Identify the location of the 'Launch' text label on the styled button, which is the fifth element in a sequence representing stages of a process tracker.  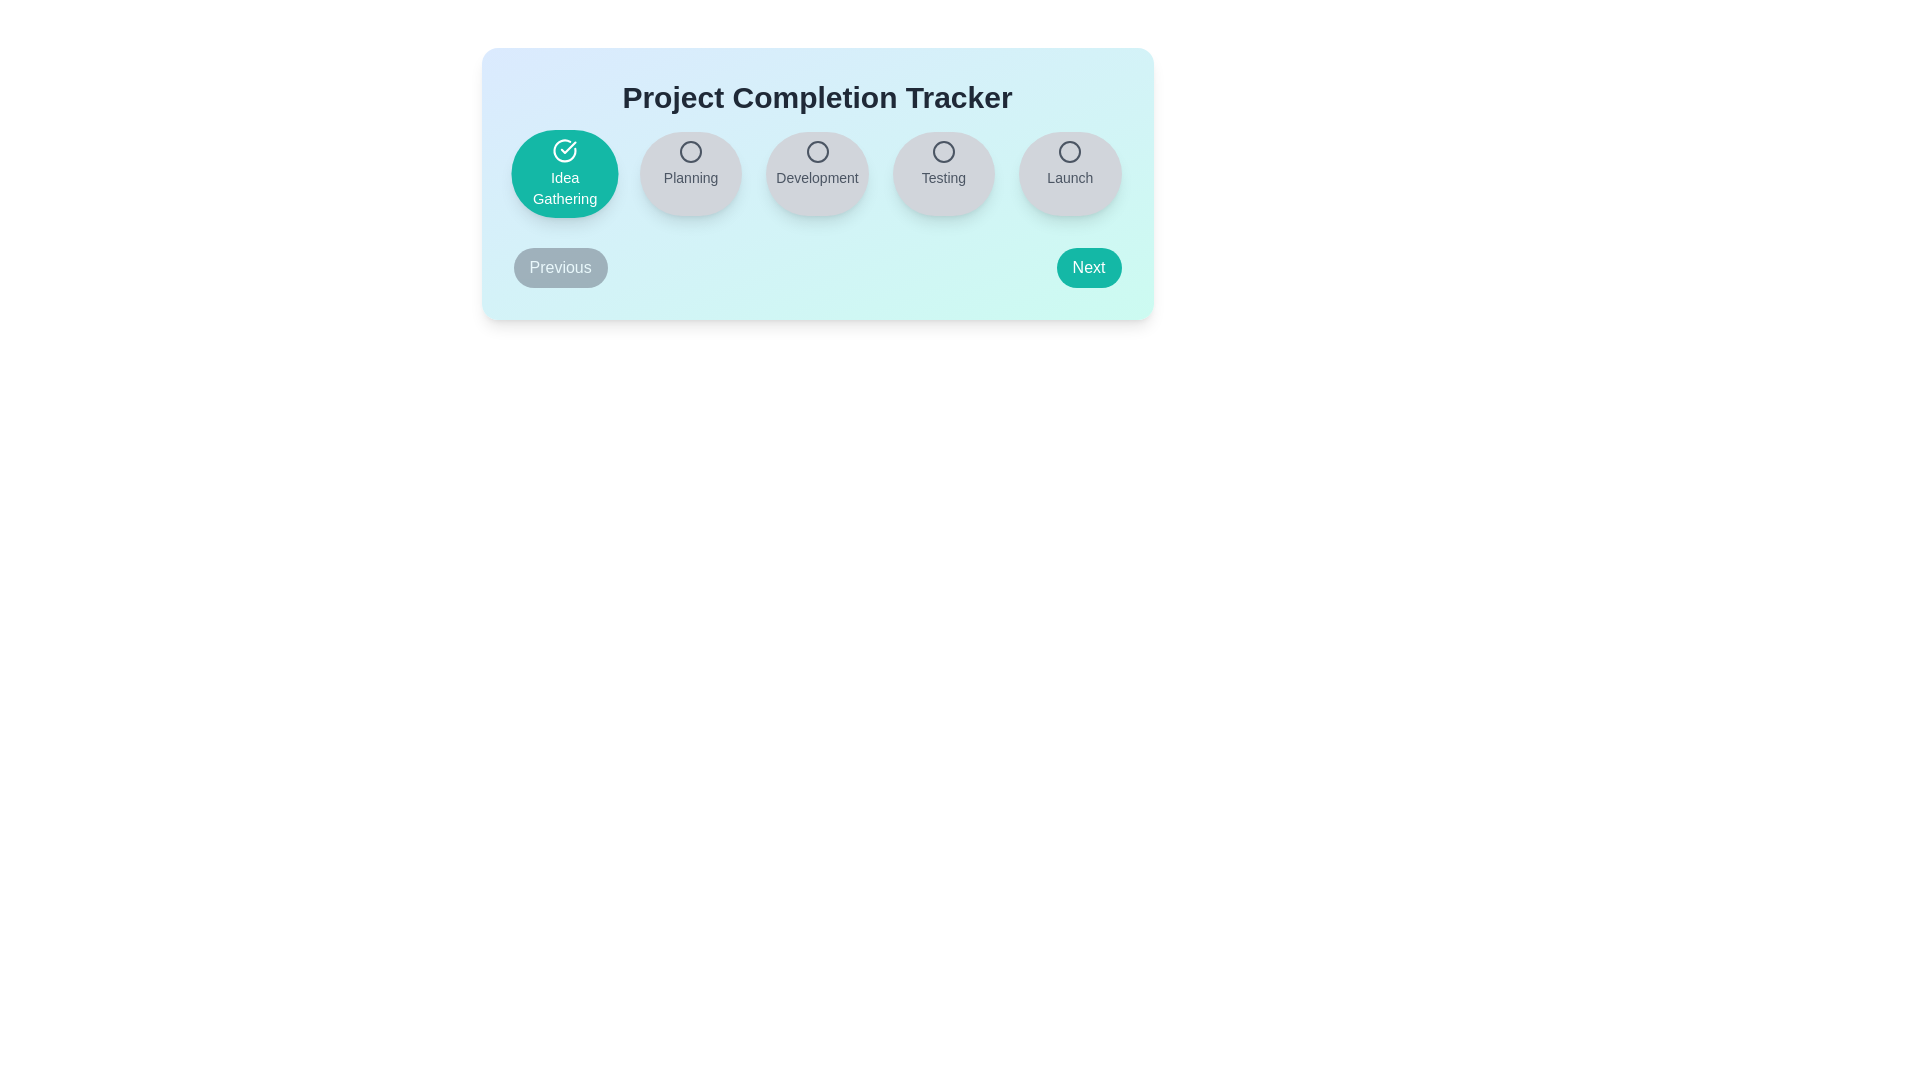
(1069, 172).